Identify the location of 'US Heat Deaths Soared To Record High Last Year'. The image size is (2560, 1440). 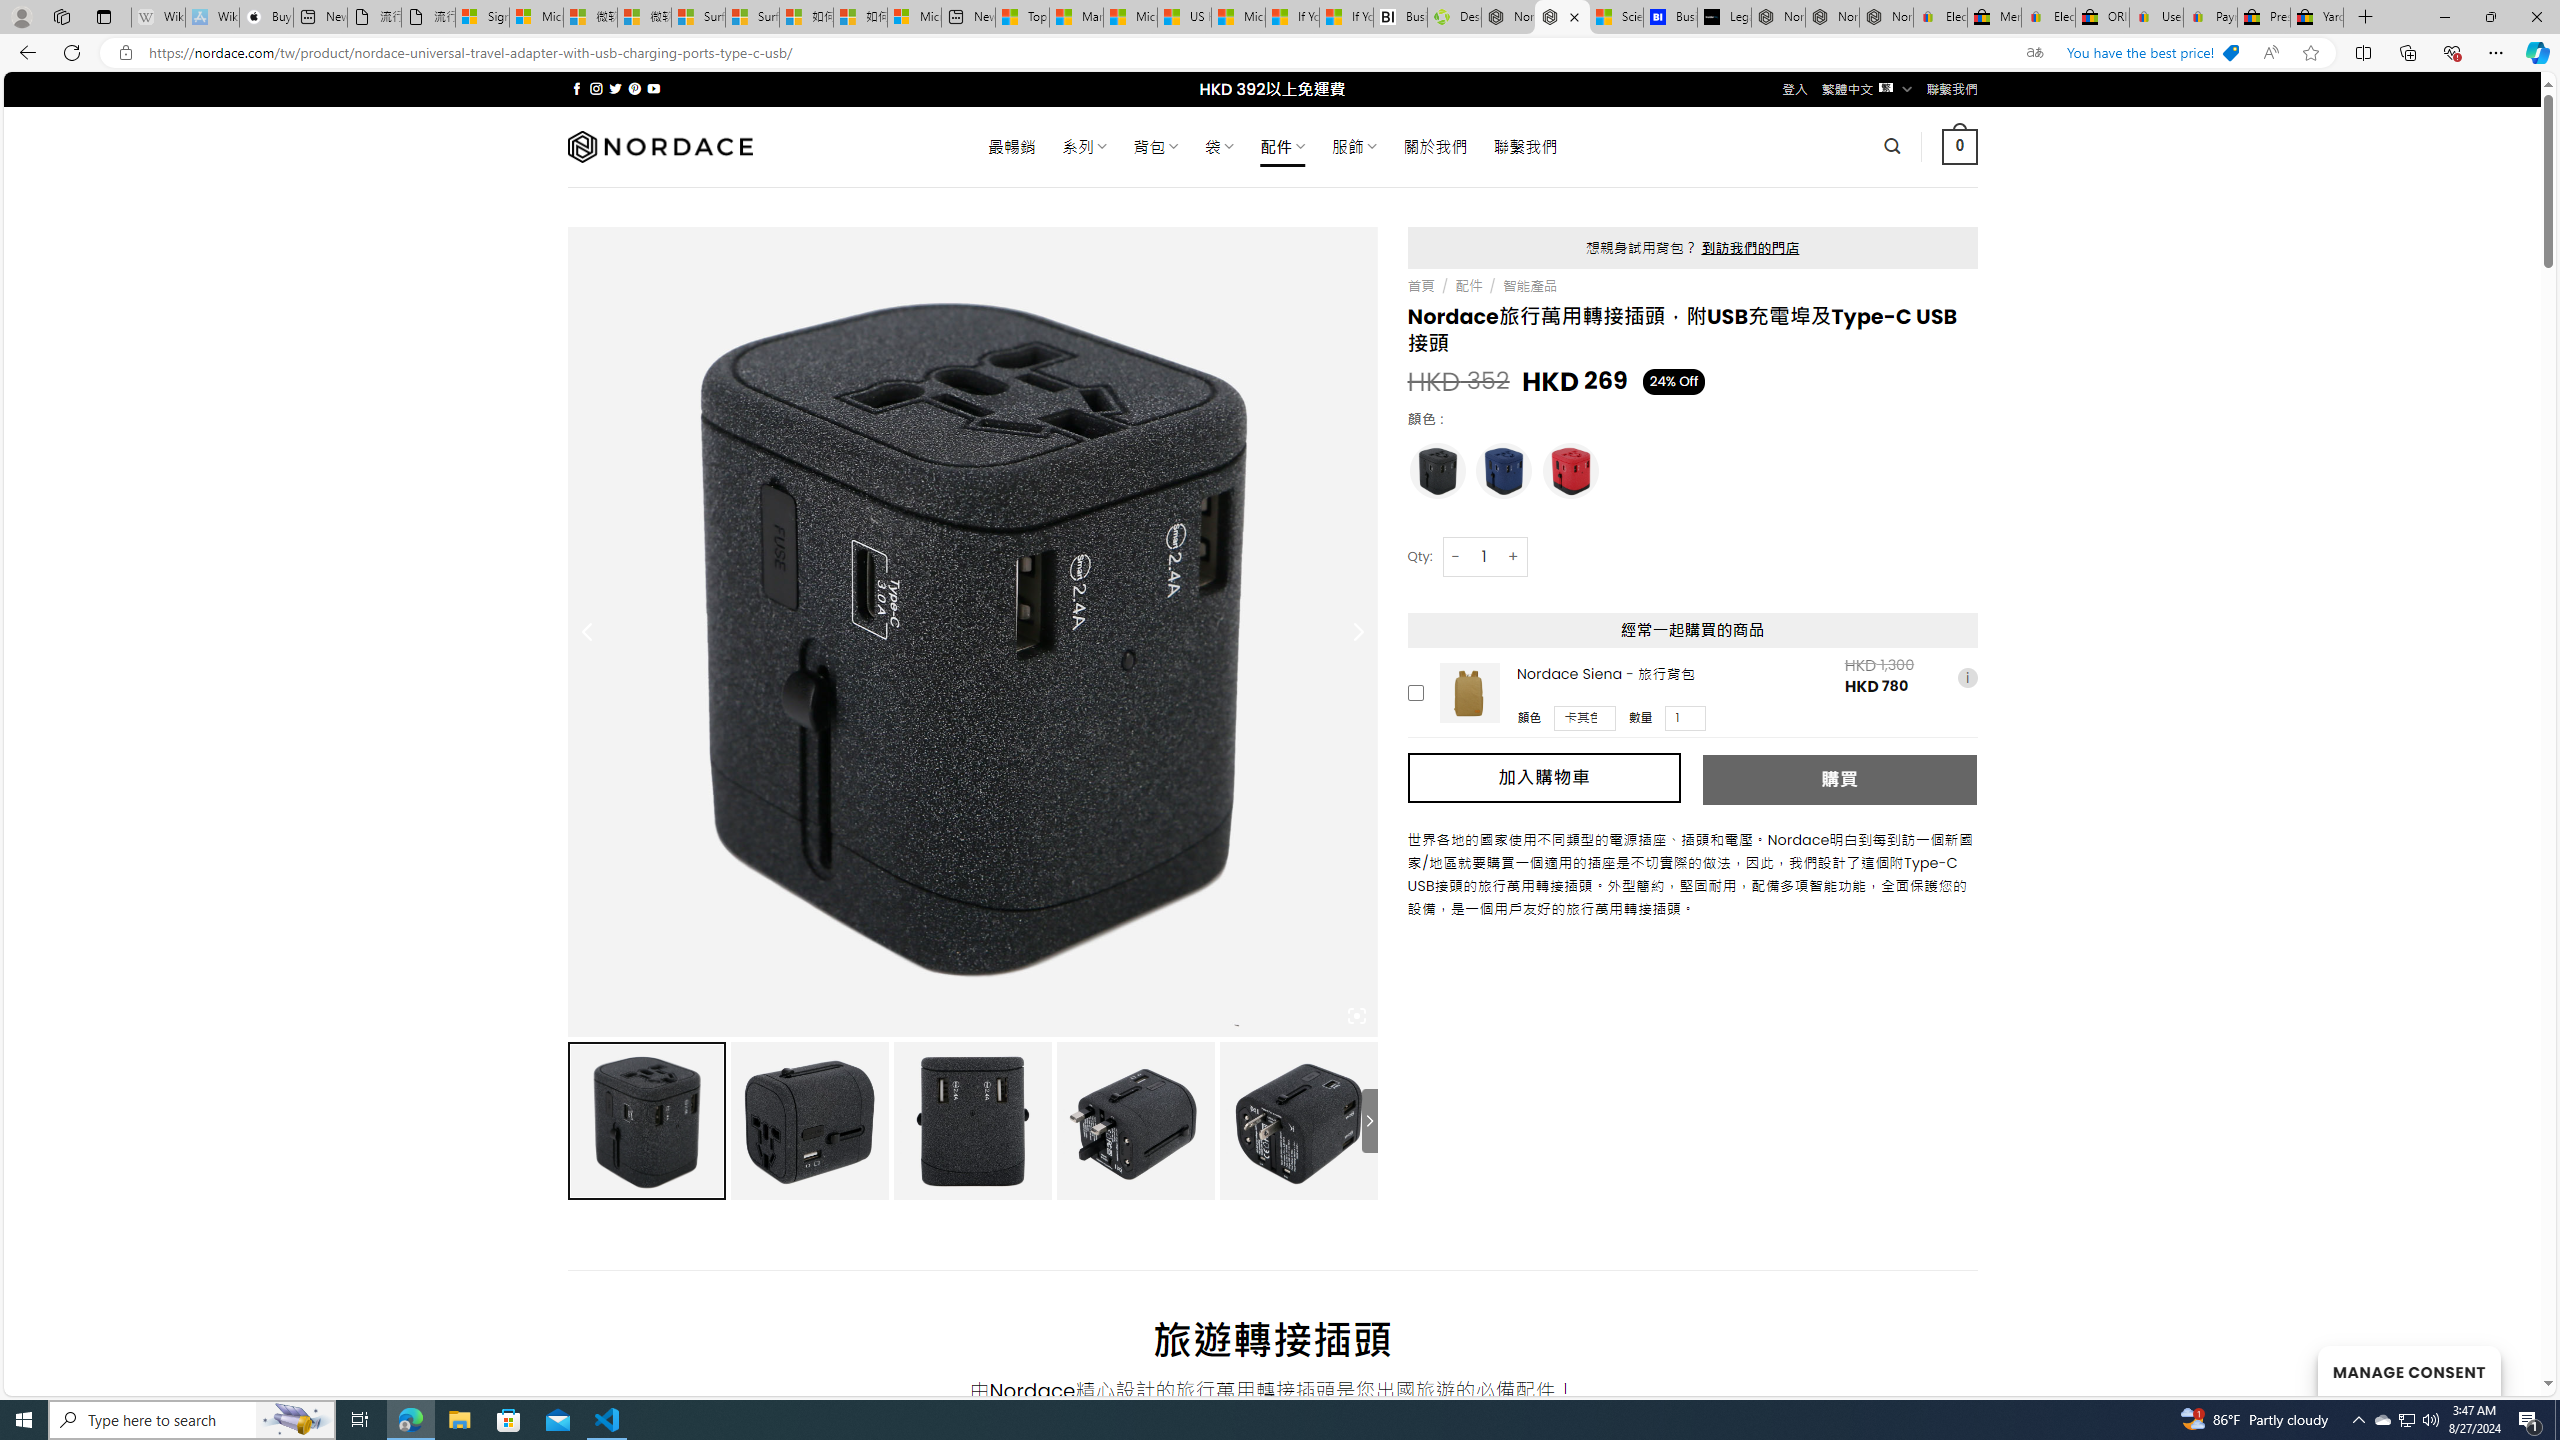
(1185, 16).